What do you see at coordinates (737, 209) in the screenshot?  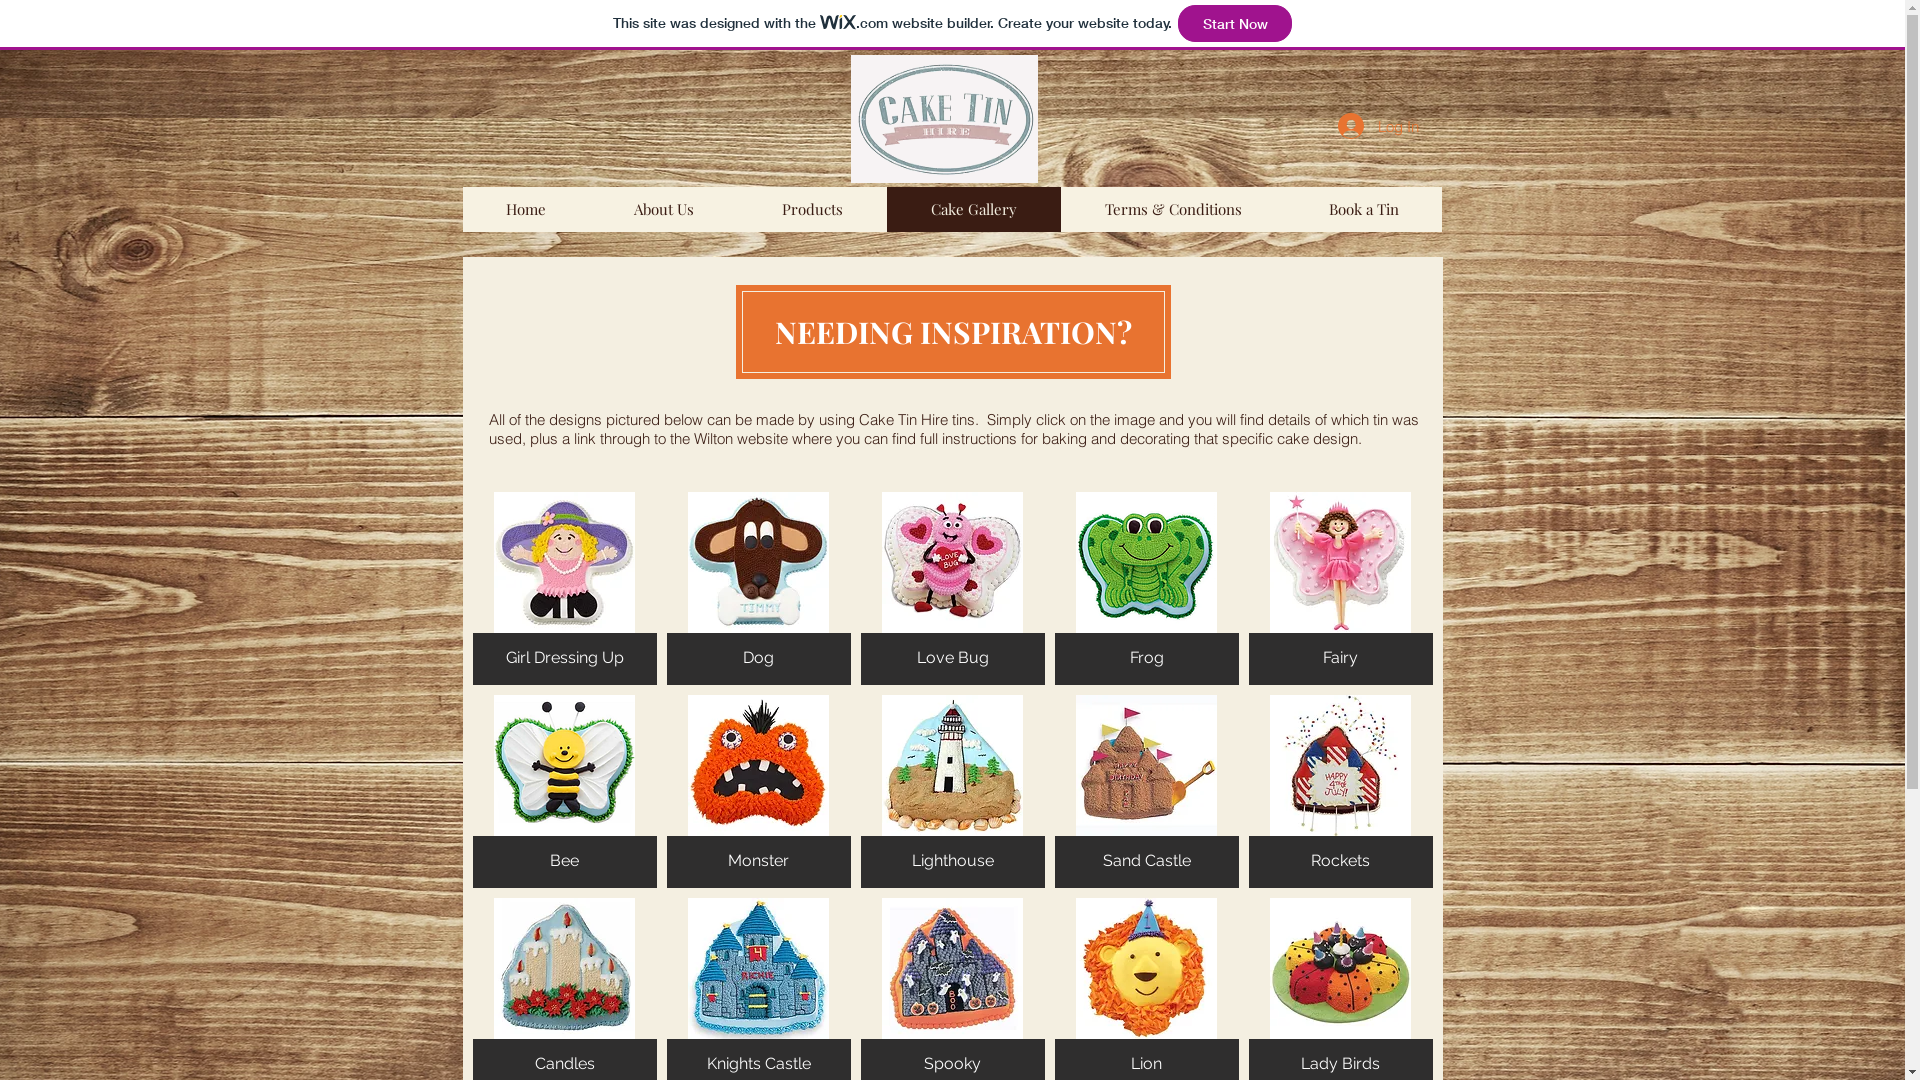 I see `'Products'` at bounding box center [737, 209].